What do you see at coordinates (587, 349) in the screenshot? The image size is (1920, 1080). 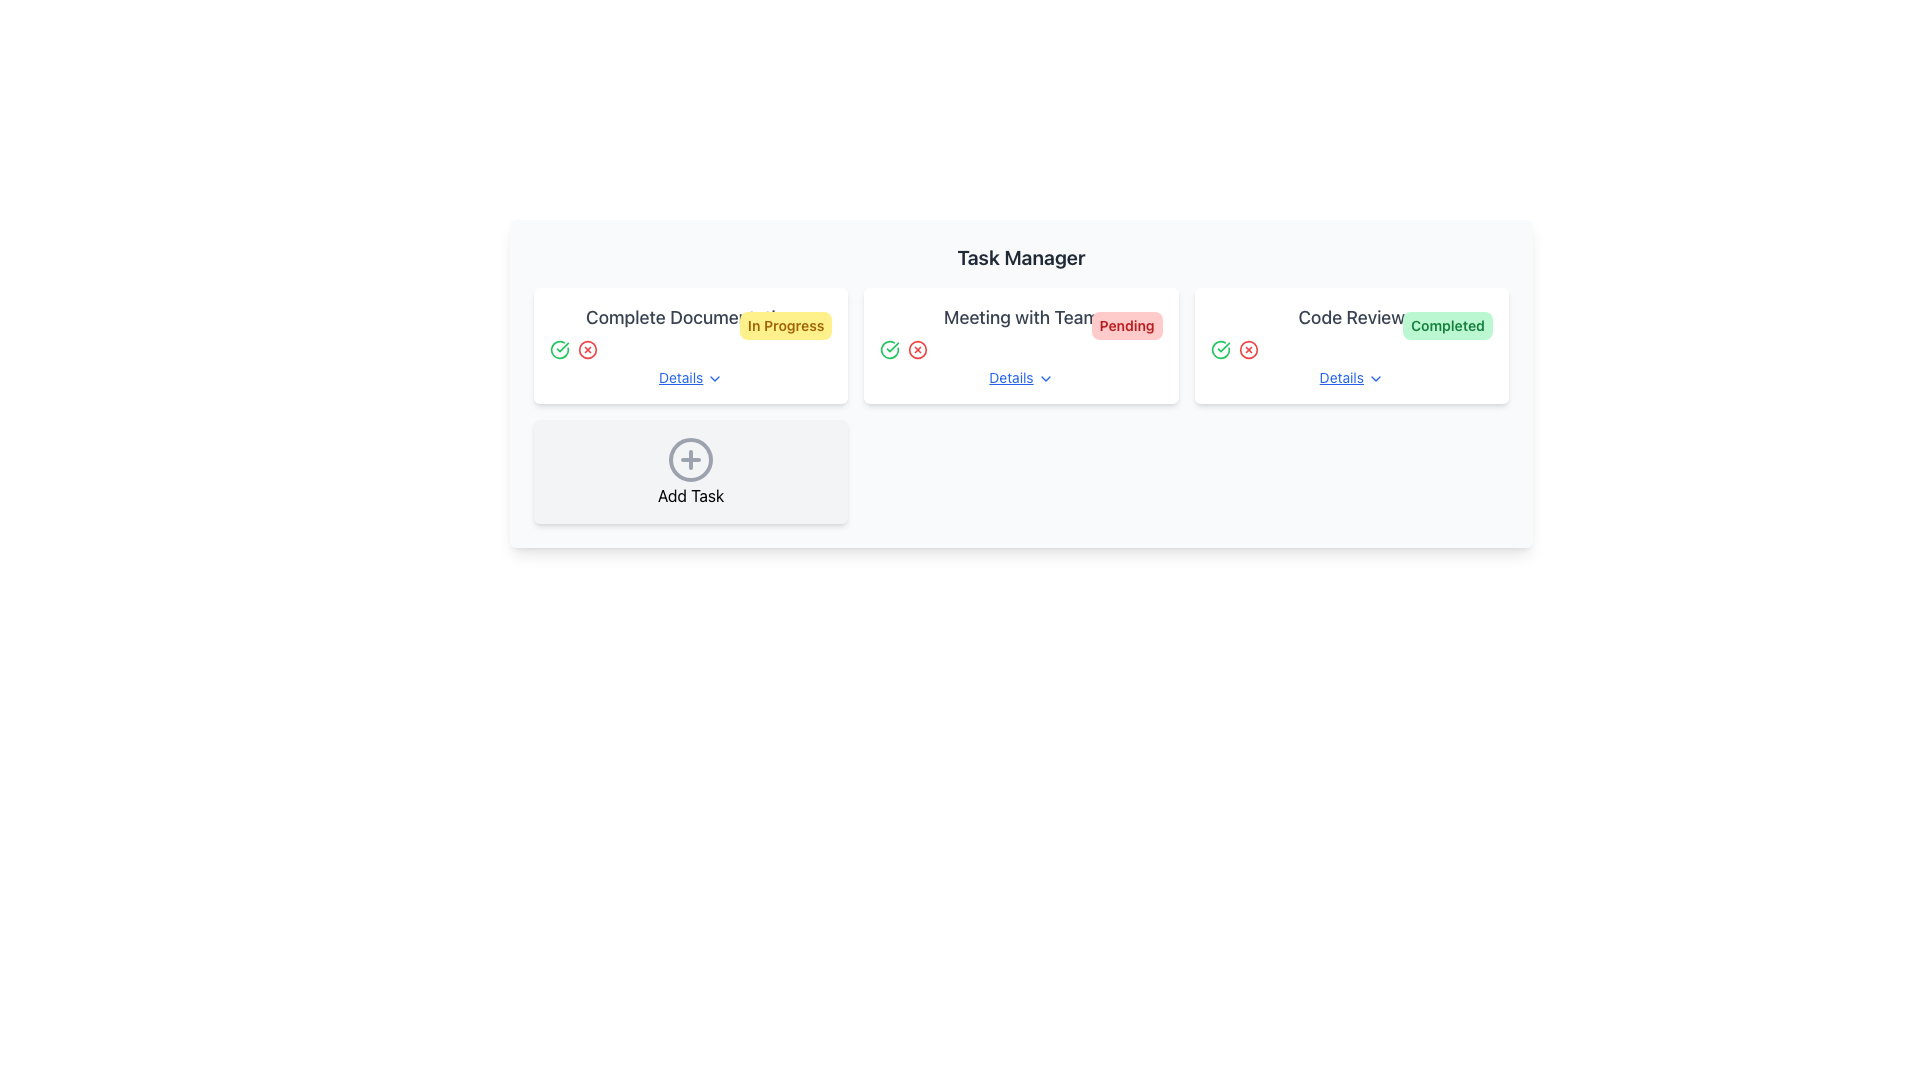 I see `the red circular icon with a cross inside, located in the task box labeled 'Complete Document'` at bounding box center [587, 349].